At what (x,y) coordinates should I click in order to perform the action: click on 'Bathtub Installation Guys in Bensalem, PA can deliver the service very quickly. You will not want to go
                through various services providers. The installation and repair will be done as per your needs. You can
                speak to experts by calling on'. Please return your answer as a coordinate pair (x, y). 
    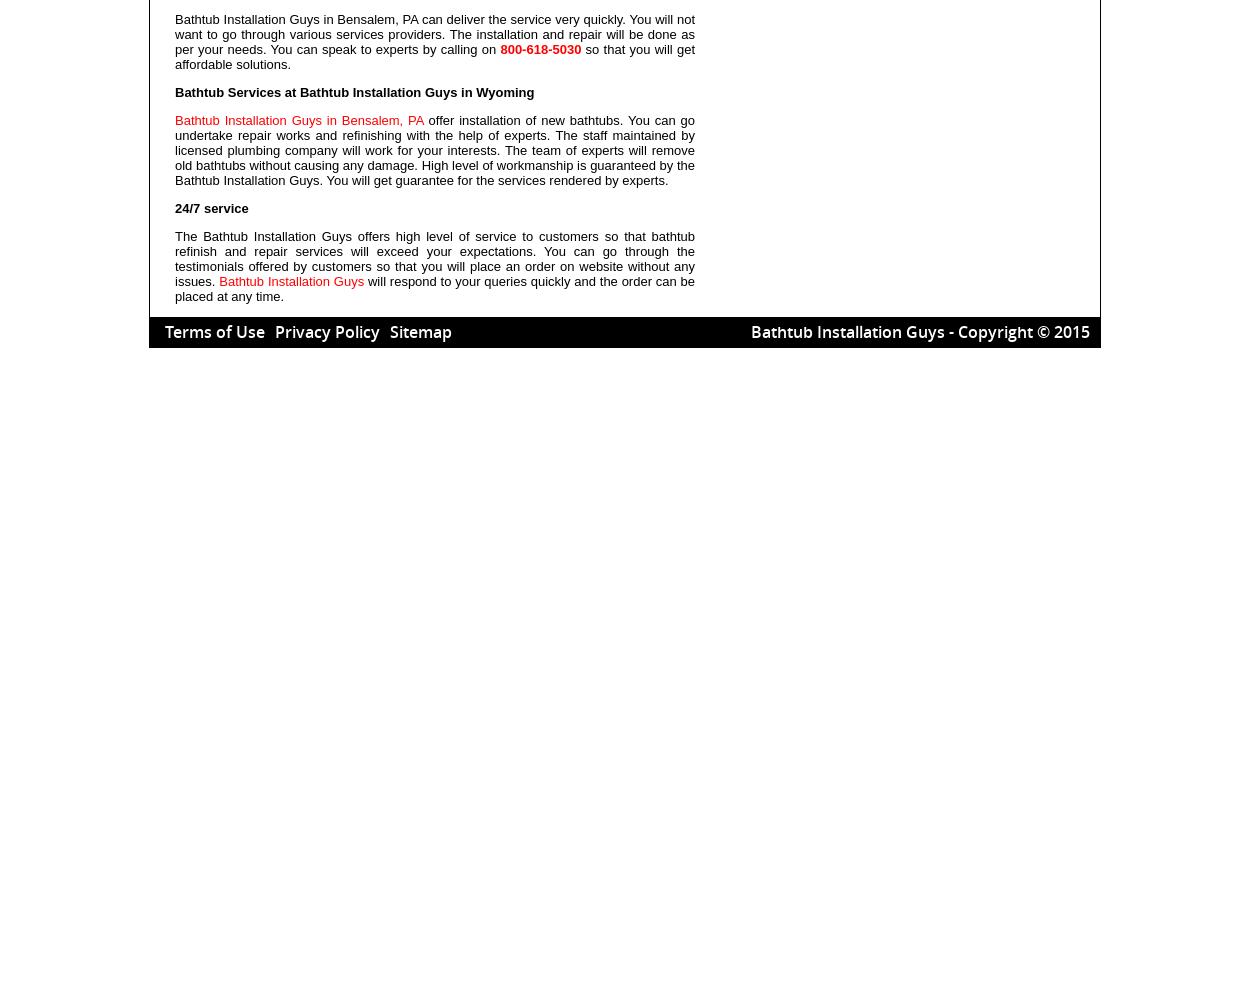
    Looking at the image, I should click on (434, 34).